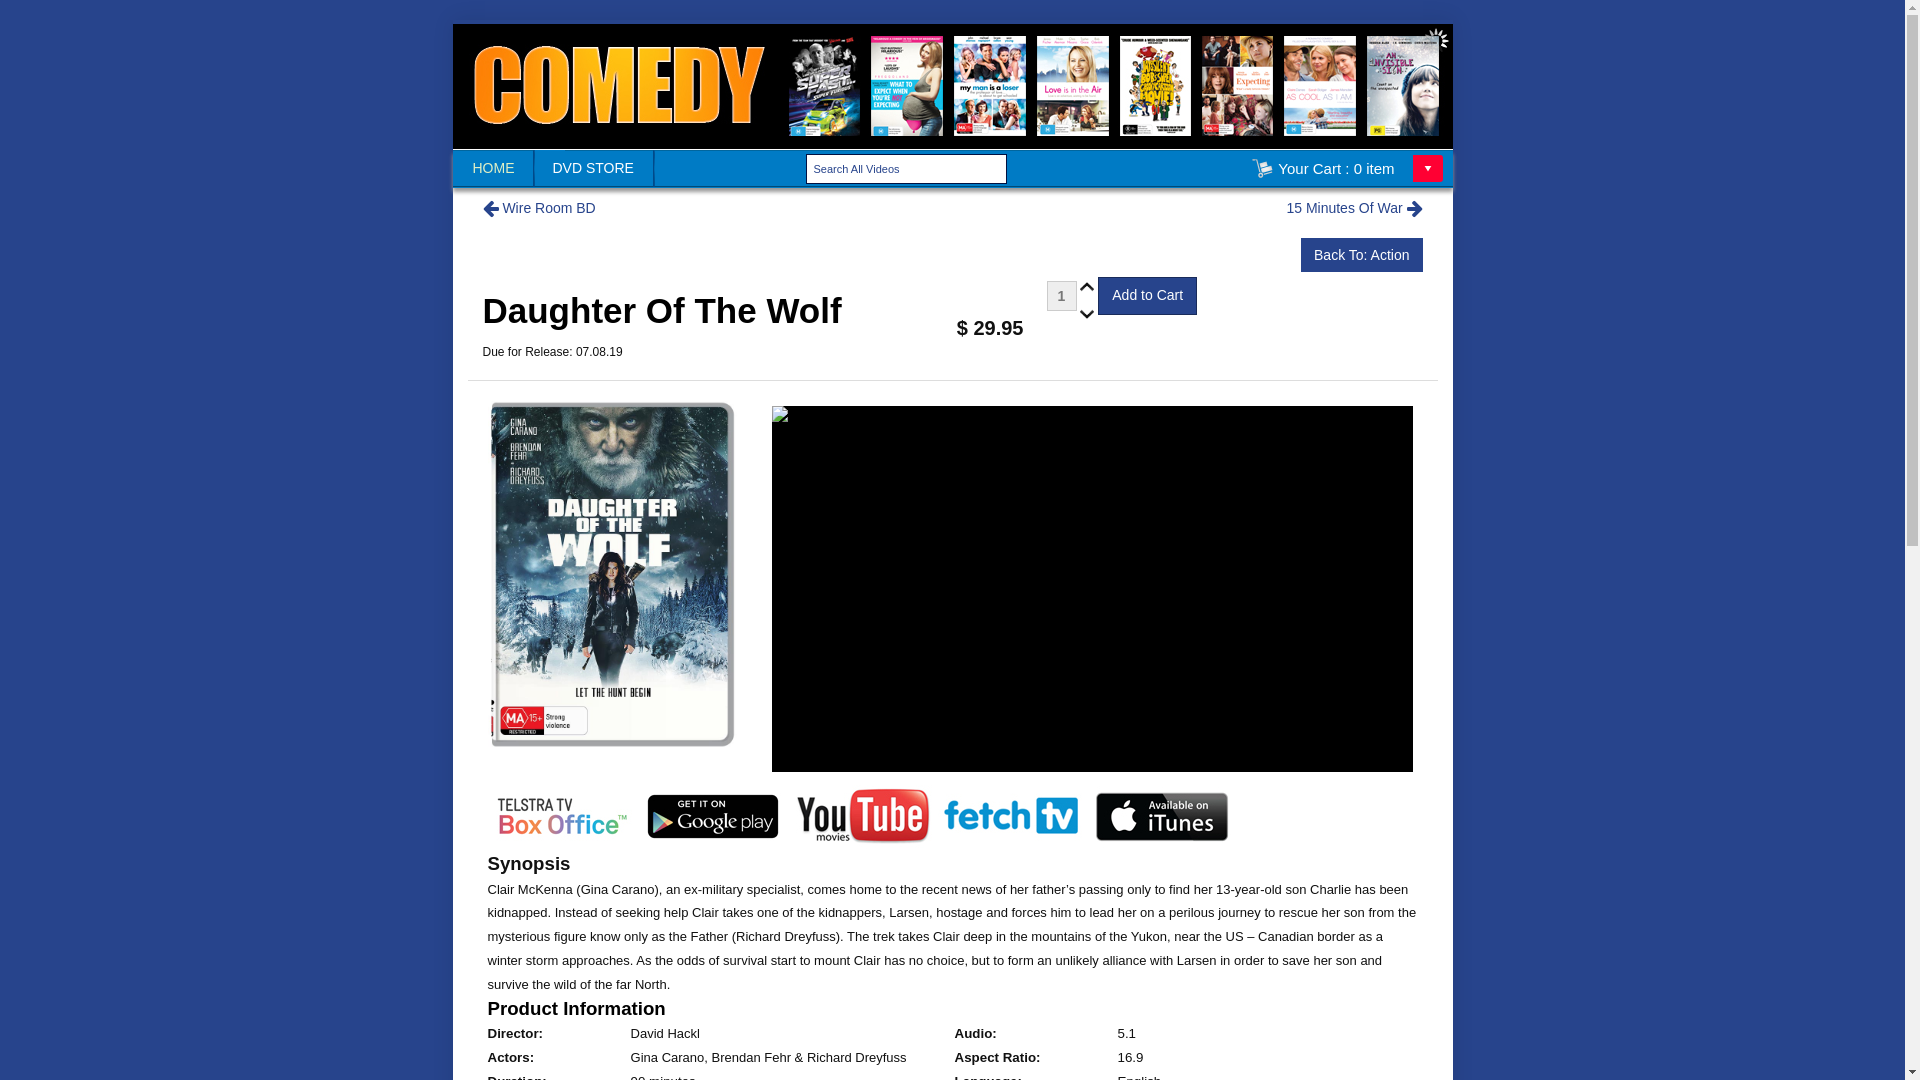 Image resolution: width=1920 pixels, height=1080 pixels. I want to click on 'Back To: Action', so click(1360, 253).